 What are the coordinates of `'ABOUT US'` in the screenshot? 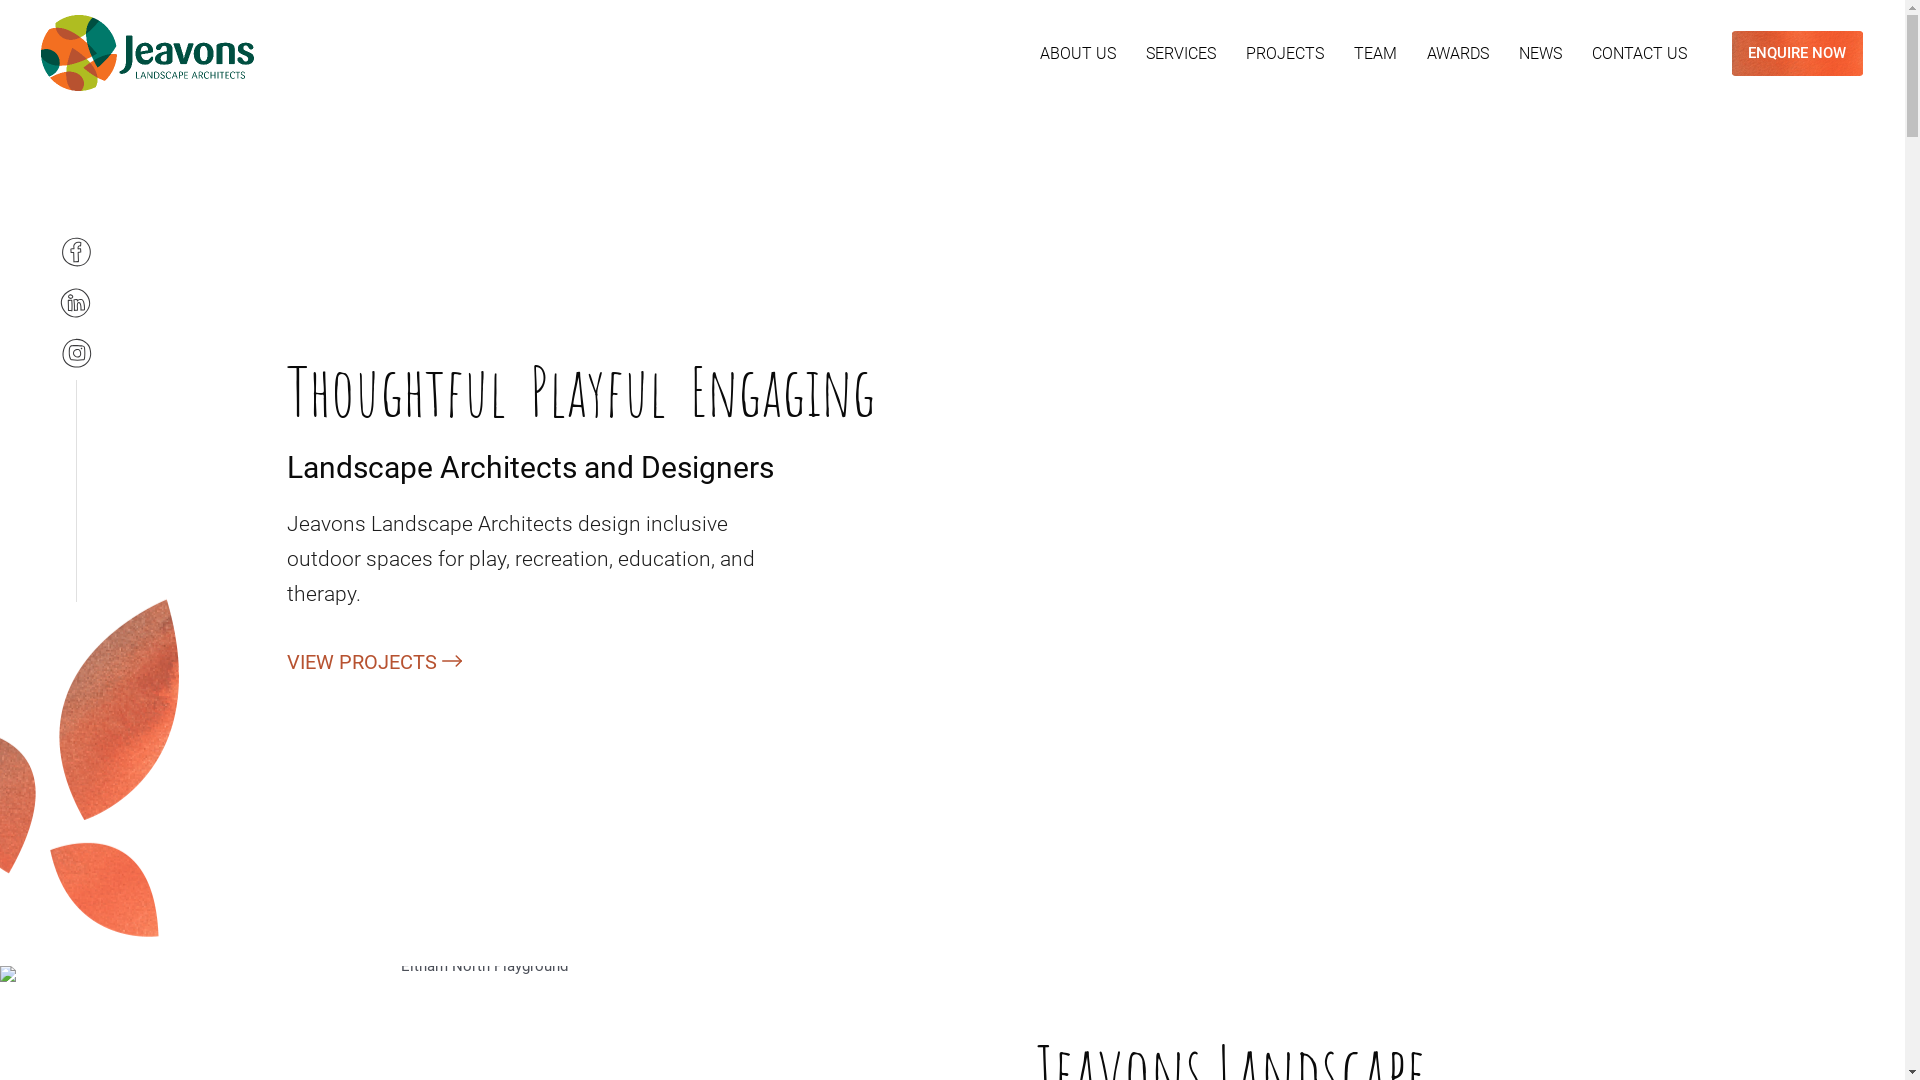 It's located at (1077, 52).